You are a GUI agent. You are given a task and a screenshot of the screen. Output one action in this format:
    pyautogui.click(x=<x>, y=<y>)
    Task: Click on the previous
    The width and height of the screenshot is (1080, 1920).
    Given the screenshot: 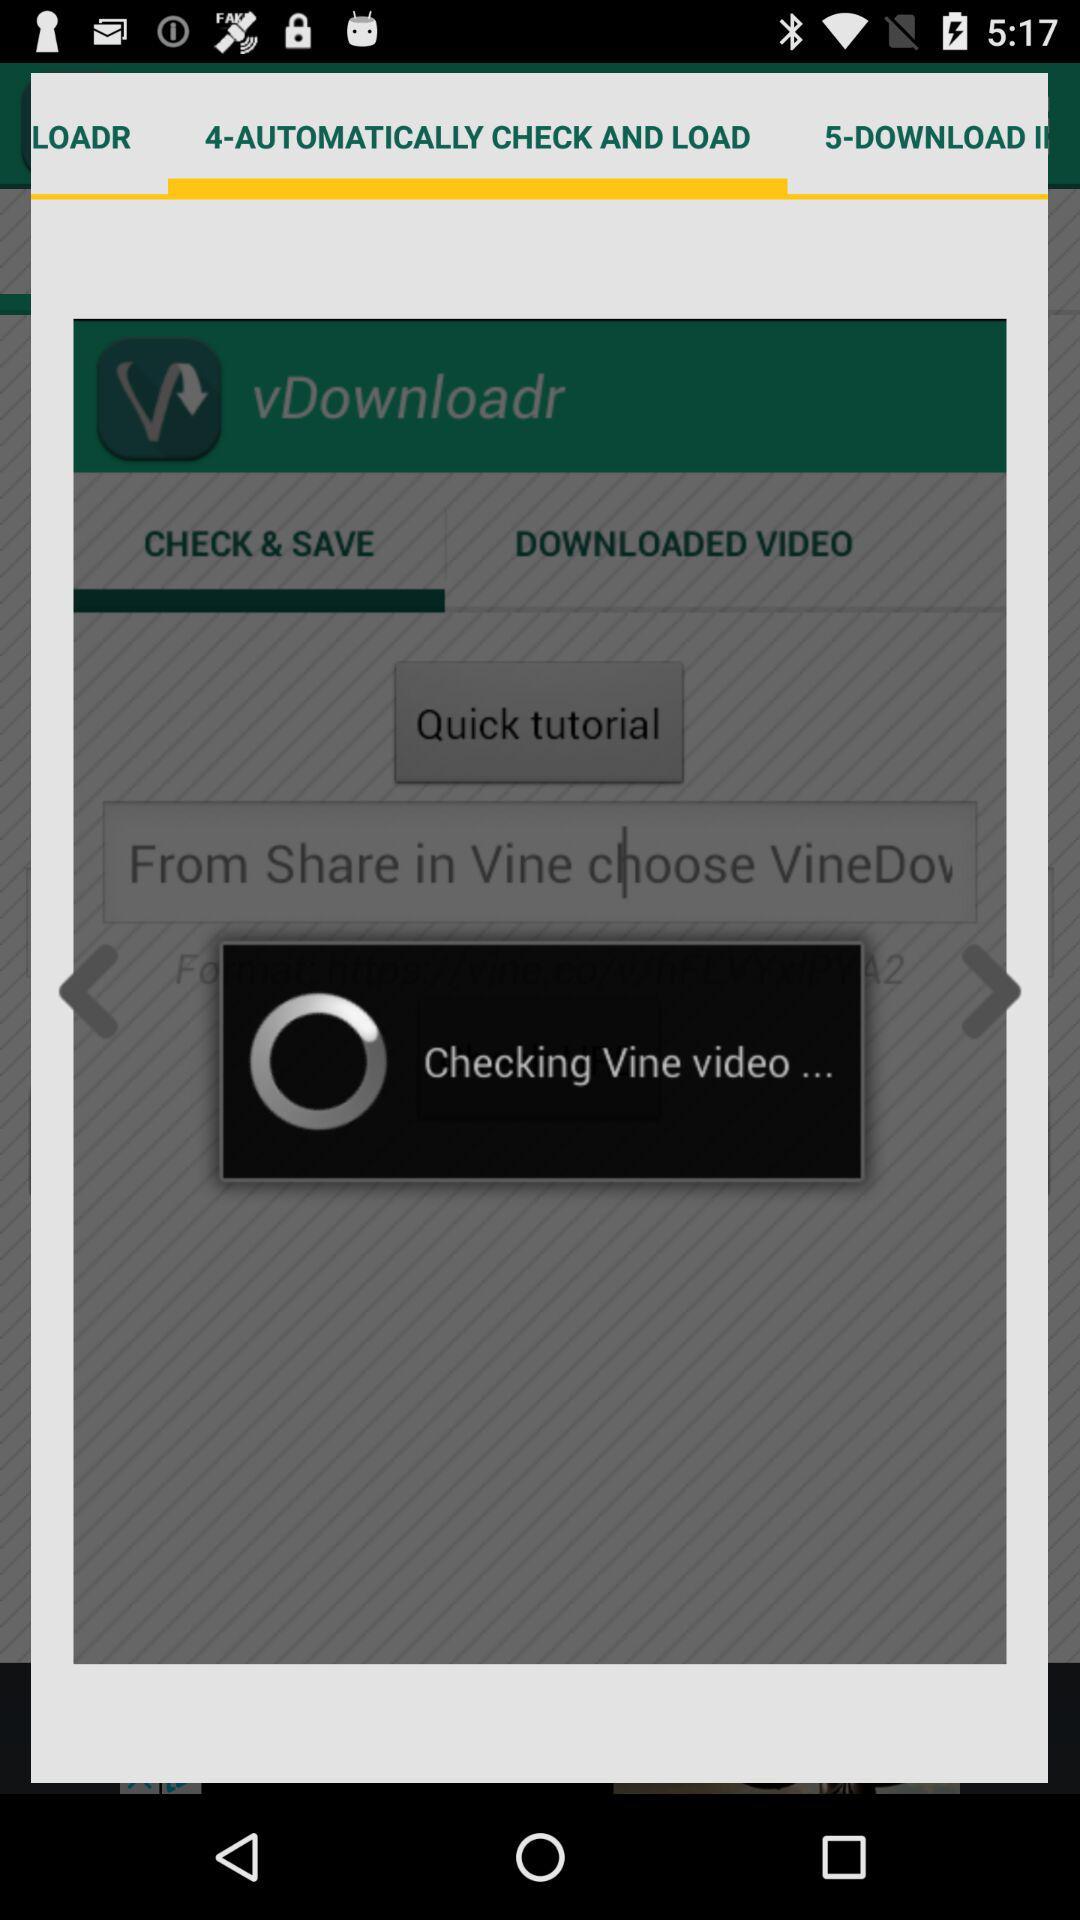 What is the action you would take?
    pyautogui.click(x=94, y=991)
    